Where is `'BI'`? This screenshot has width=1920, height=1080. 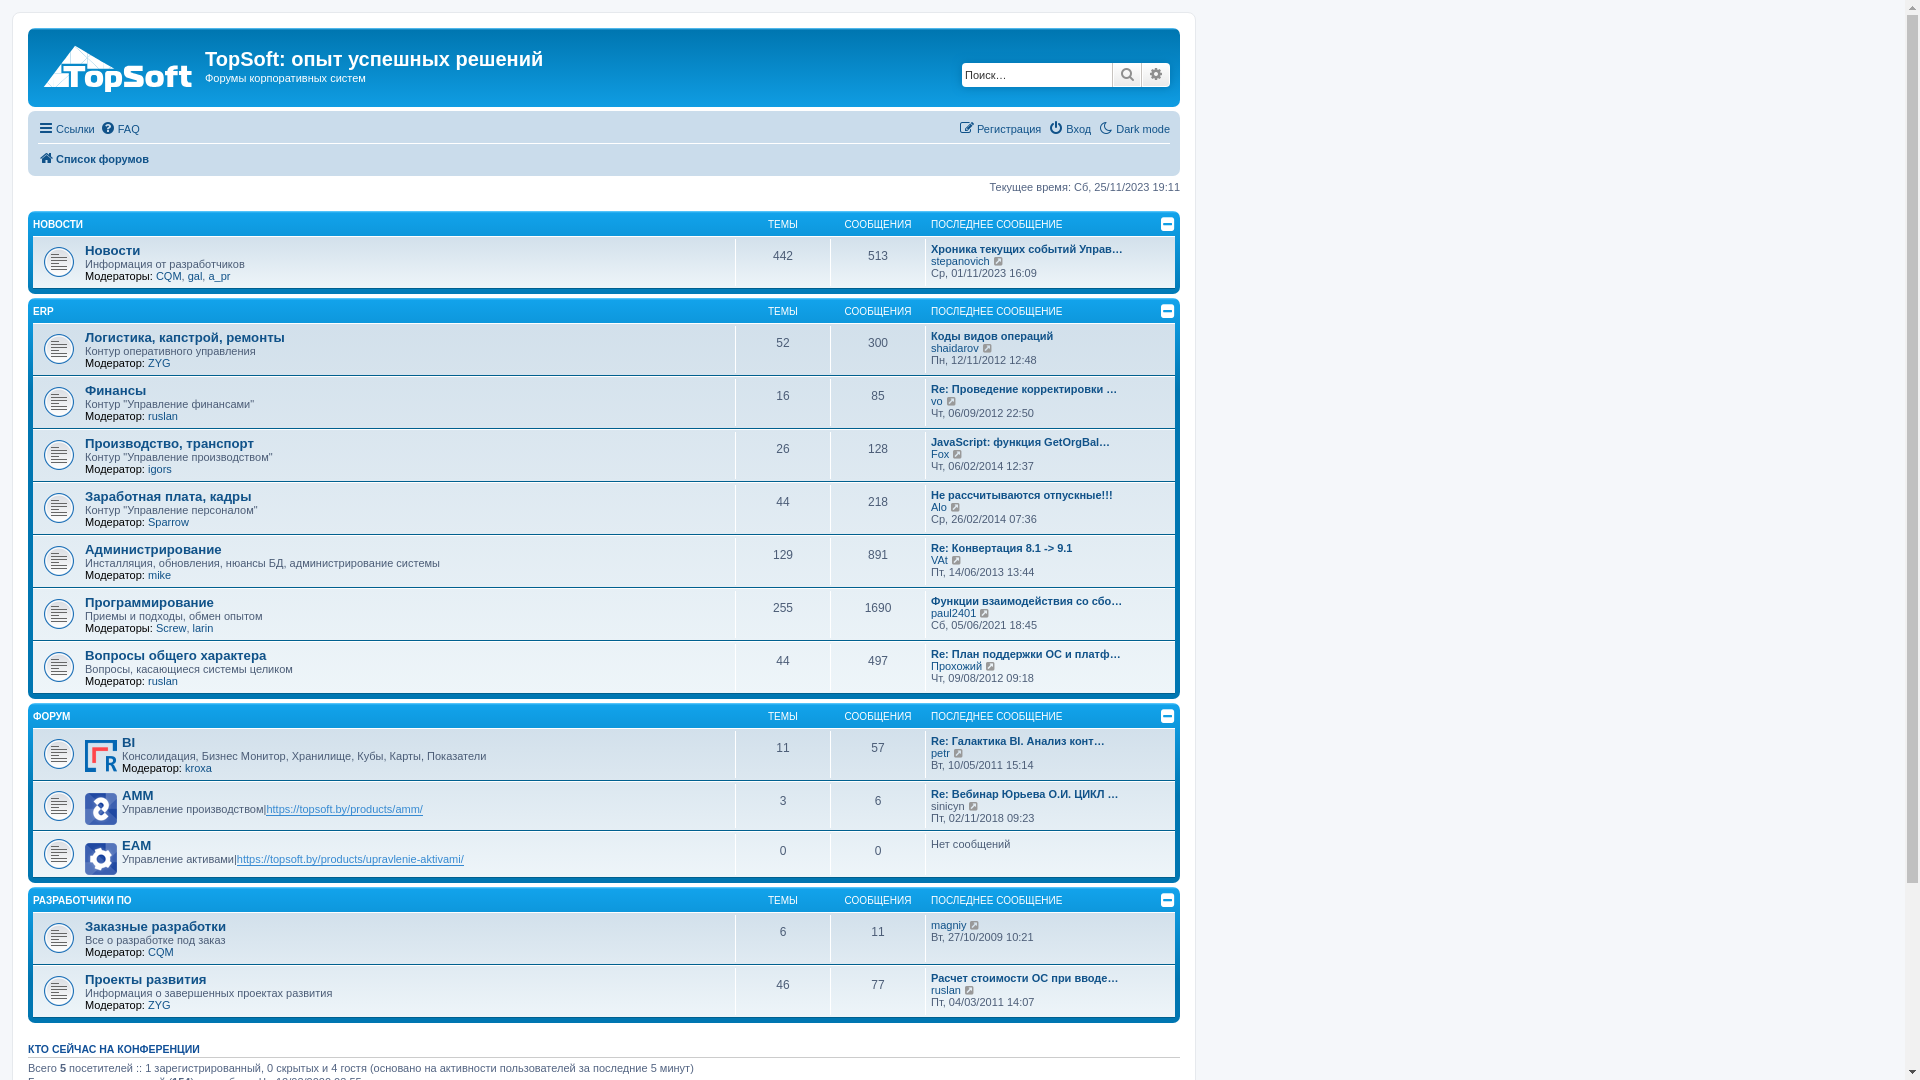 'BI' is located at coordinates (127, 742).